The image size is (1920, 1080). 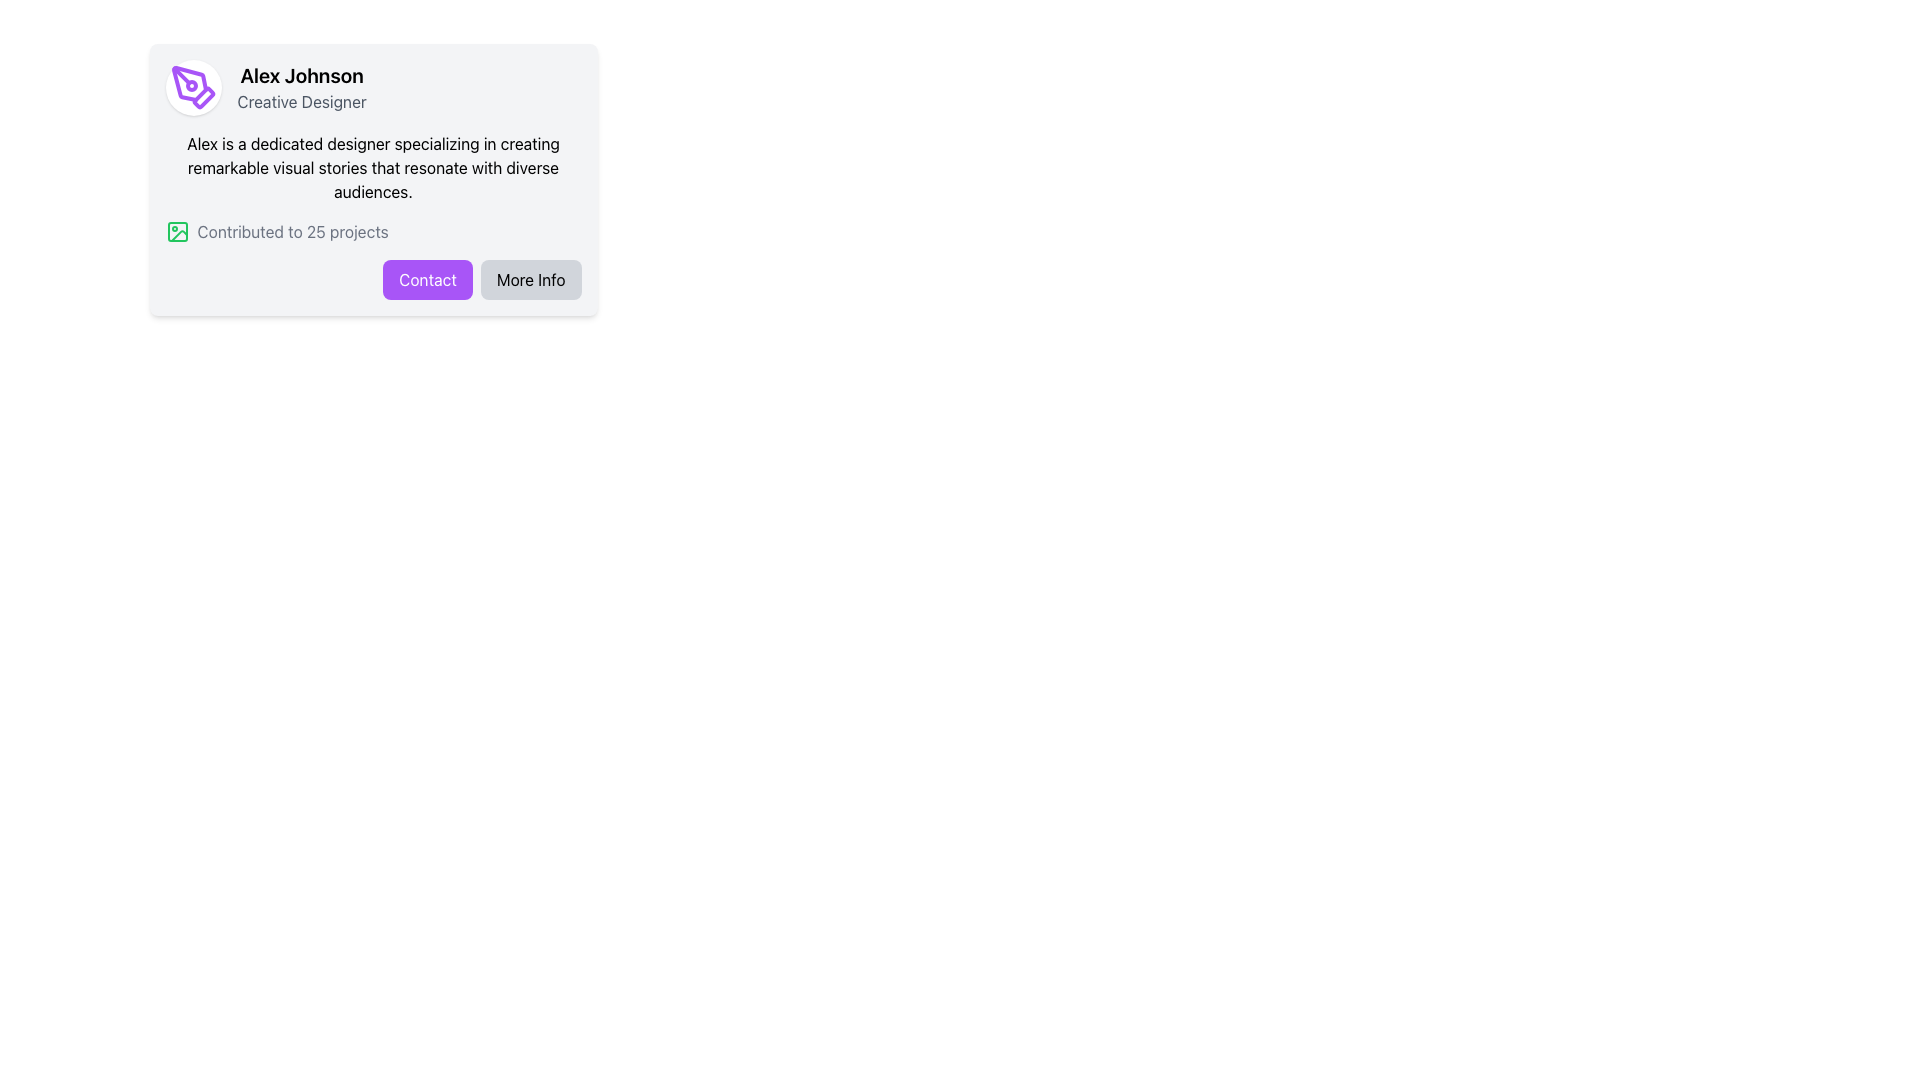 I want to click on the avatar icon located at the top-left corner of the profile card for 'Alex Johnson', adjacent to the text 'Alex Johnson' and 'Creative Designer', so click(x=193, y=87).